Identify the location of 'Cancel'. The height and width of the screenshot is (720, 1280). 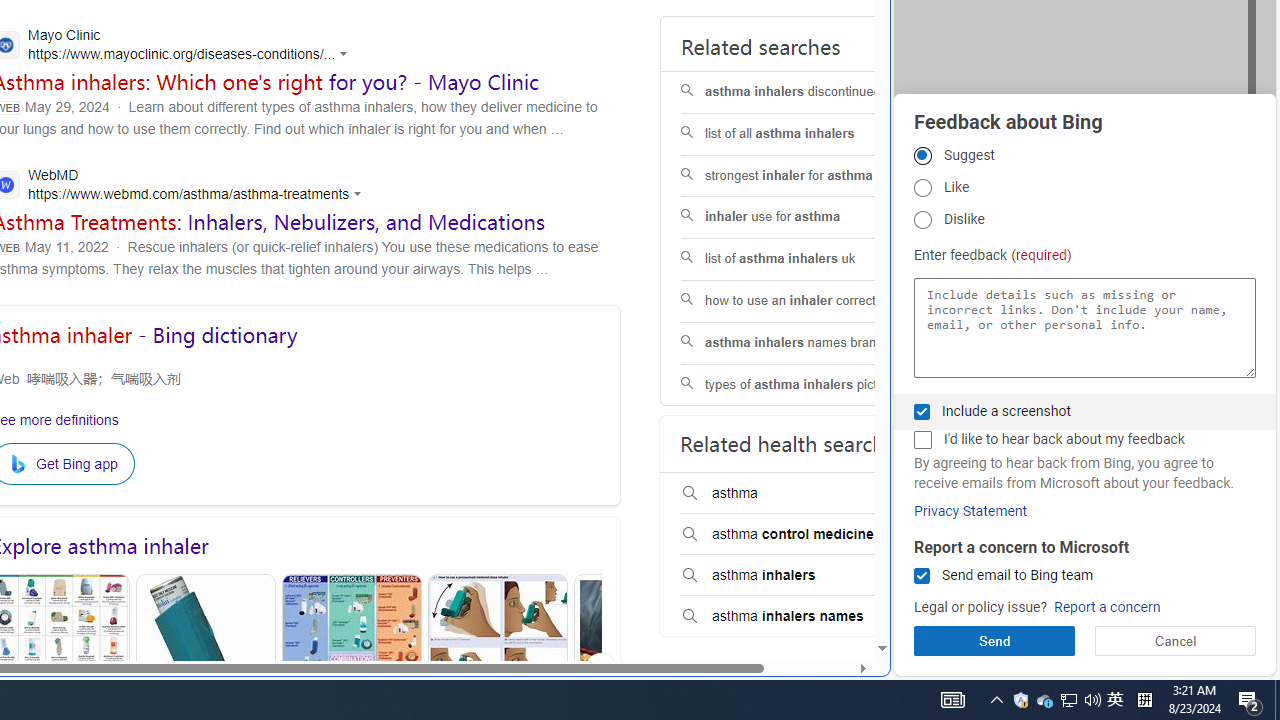
(1175, 640).